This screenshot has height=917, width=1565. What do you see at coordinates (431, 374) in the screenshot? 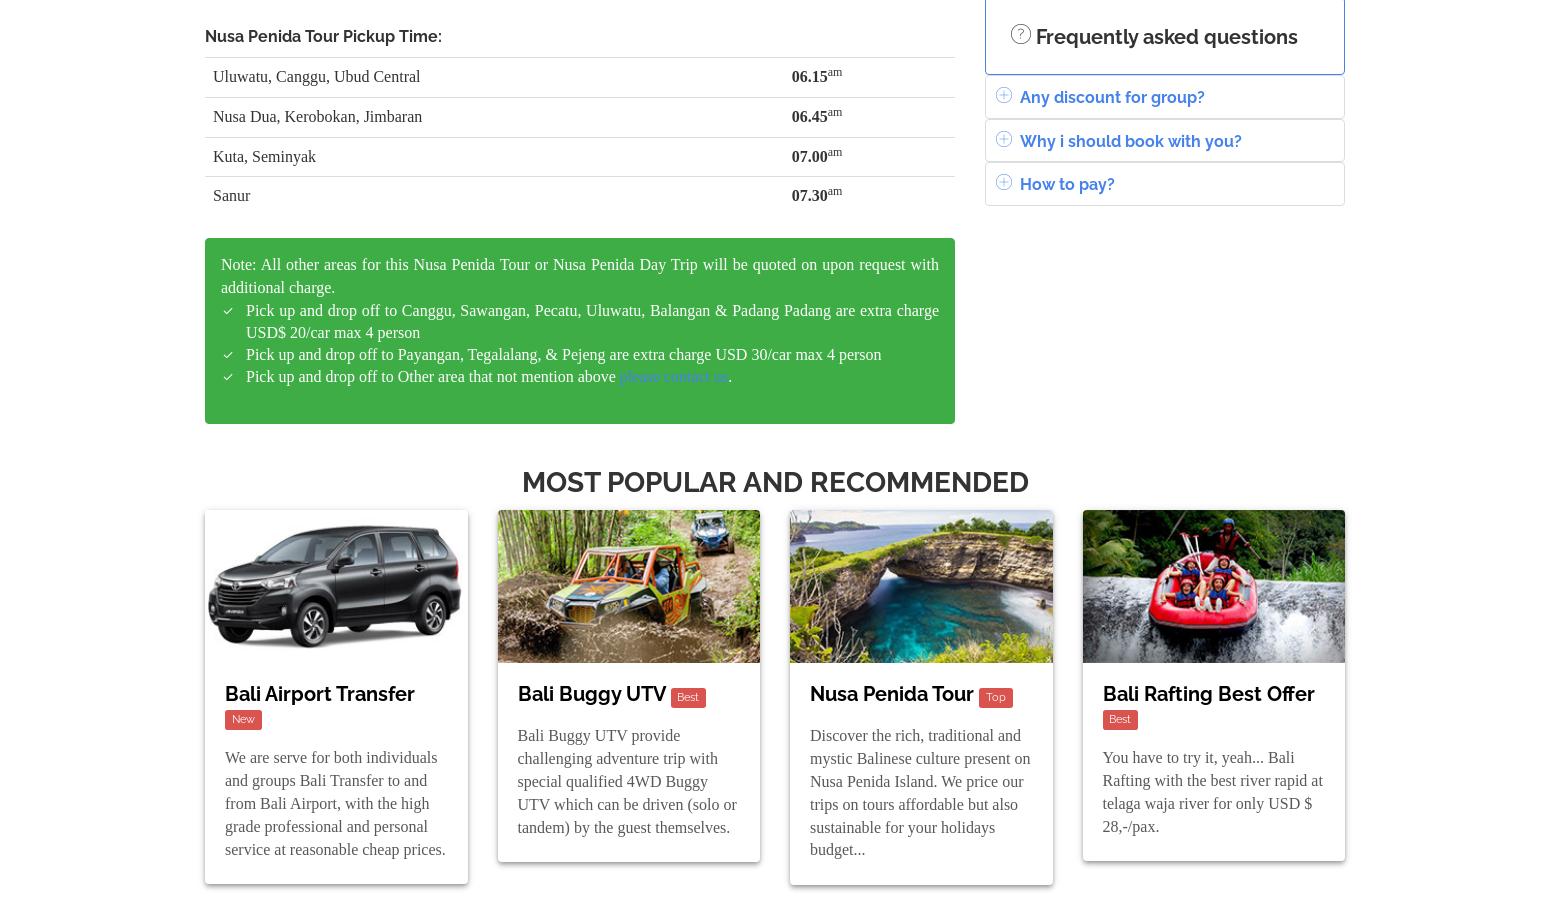
I see `'Pick up and drop off to Other area that not mention above'` at bounding box center [431, 374].